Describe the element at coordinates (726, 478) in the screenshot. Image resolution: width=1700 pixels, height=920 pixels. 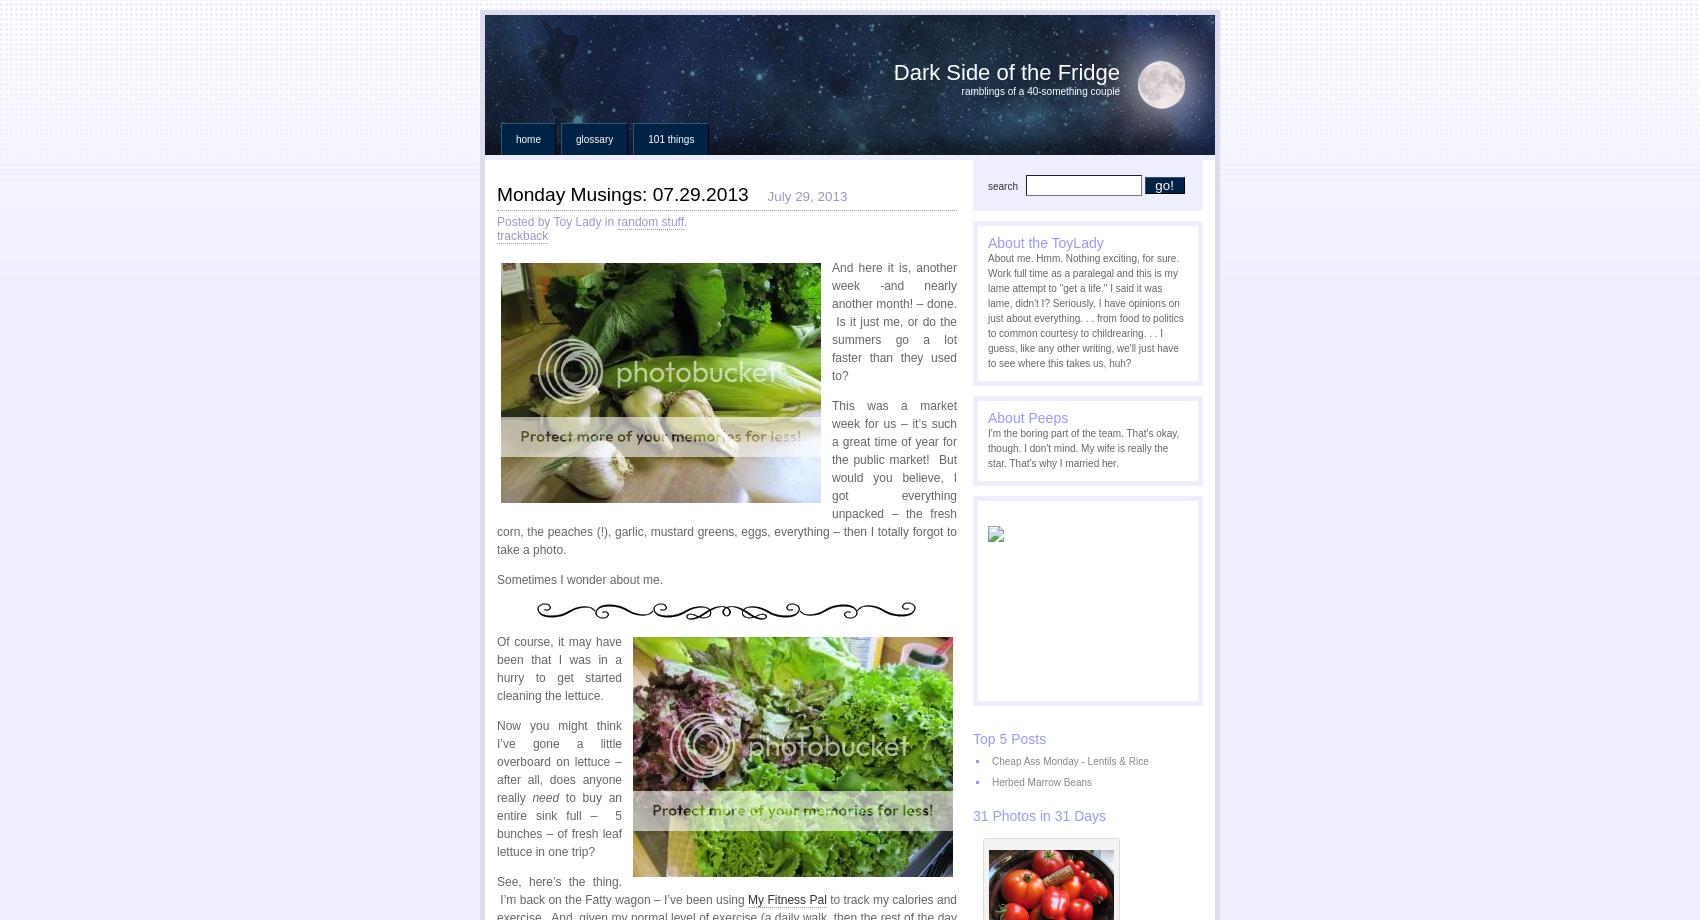
I see `'This was a market week for us – it’s such a great time of year for the public market!  But would you believe, I got everything unpacked – the fresh corn, the peaches (!), garlic, mustard greens, eggs, everything – then I totally forgot to take a photo.'` at that location.